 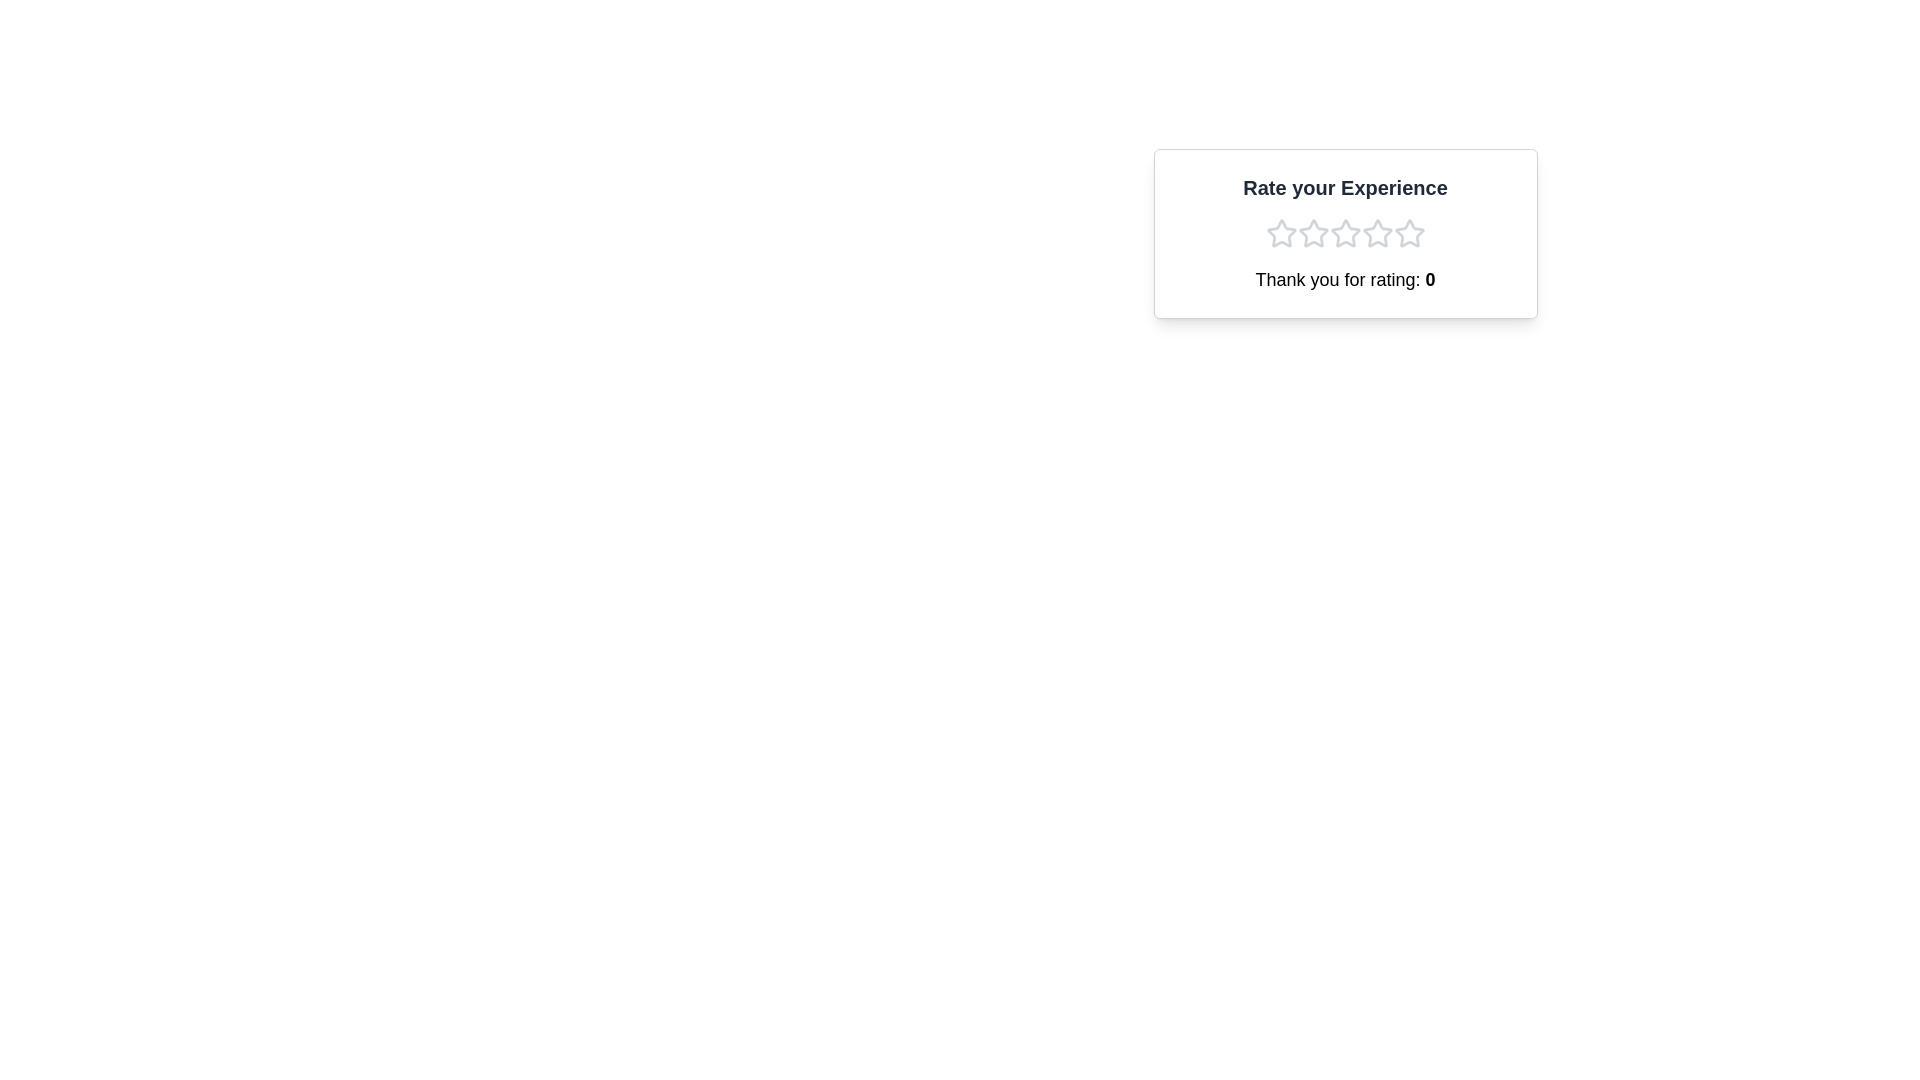 I want to click on the first star icon in the rating section to provide a rating score, indicating the lowest rating, so click(x=1281, y=231).